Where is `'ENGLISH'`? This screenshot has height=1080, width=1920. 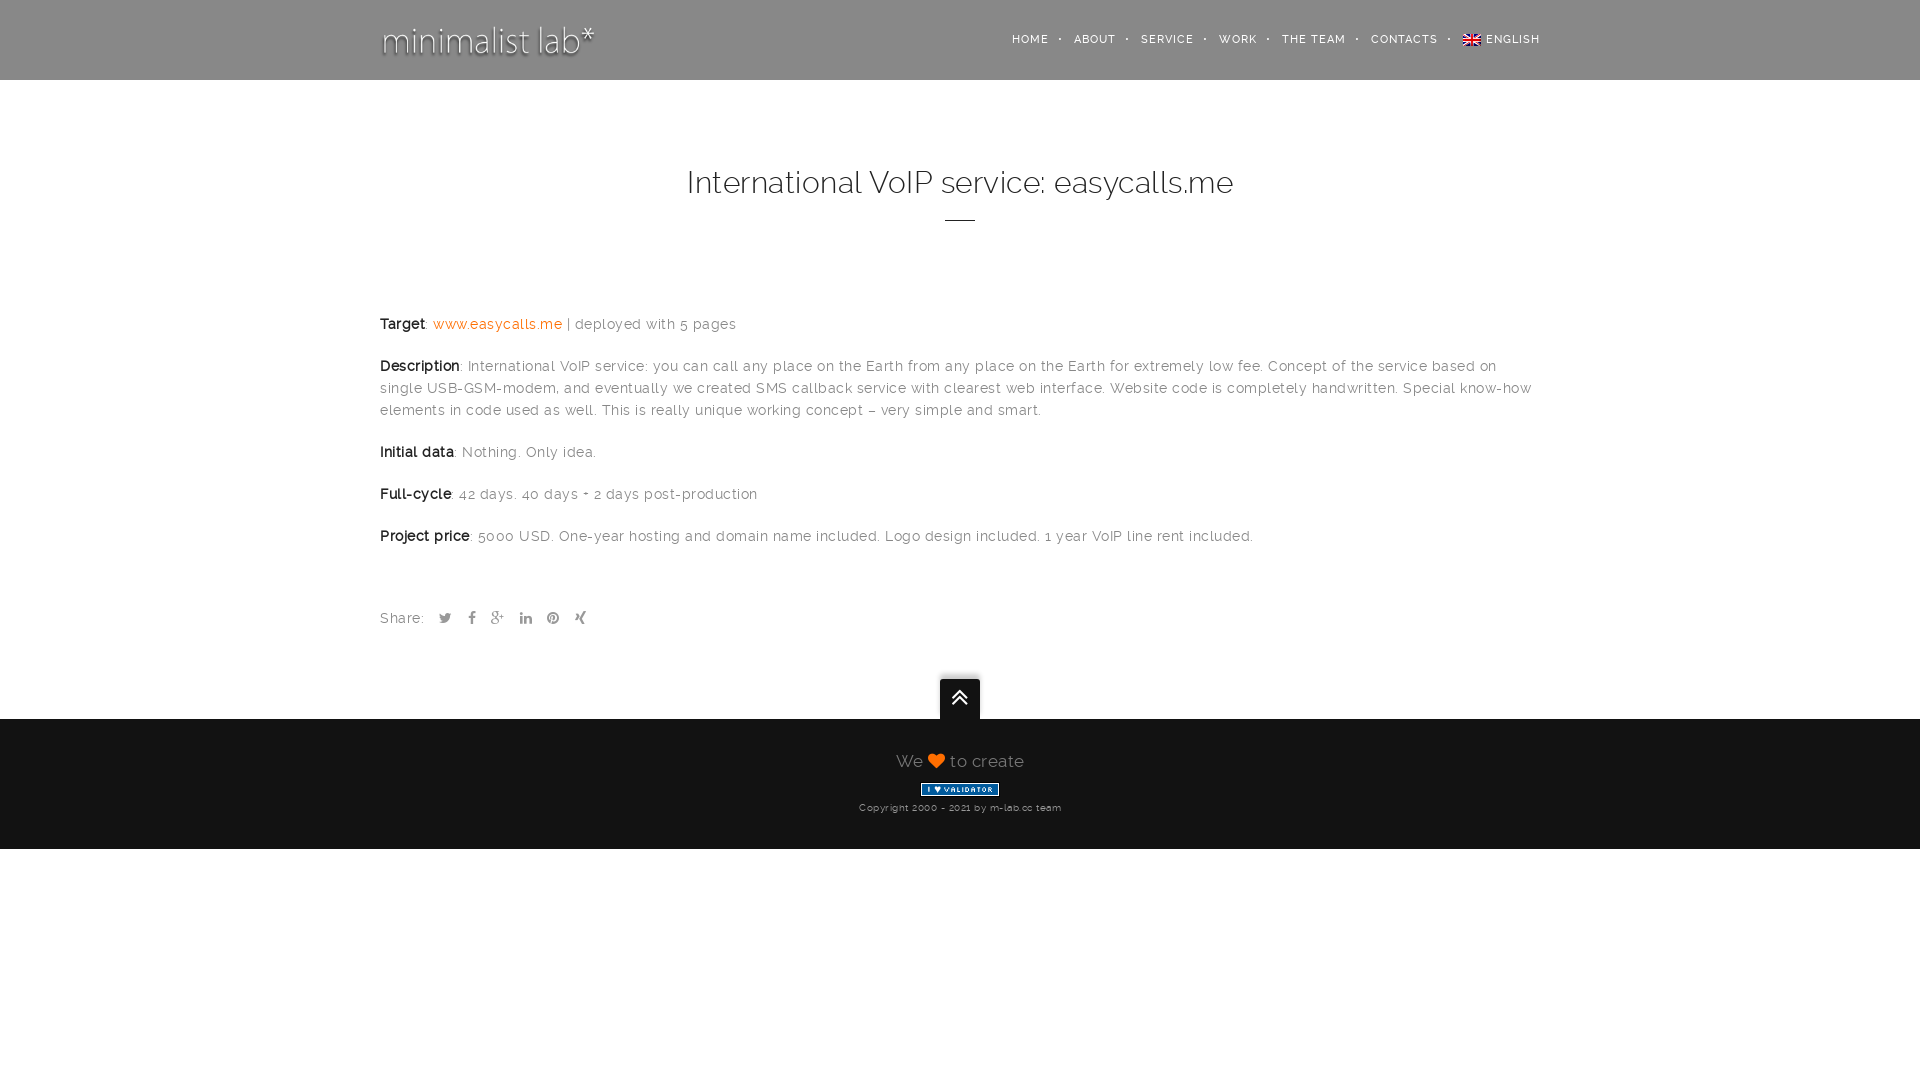
'ENGLISH' is located at coordinates (1488, 39).